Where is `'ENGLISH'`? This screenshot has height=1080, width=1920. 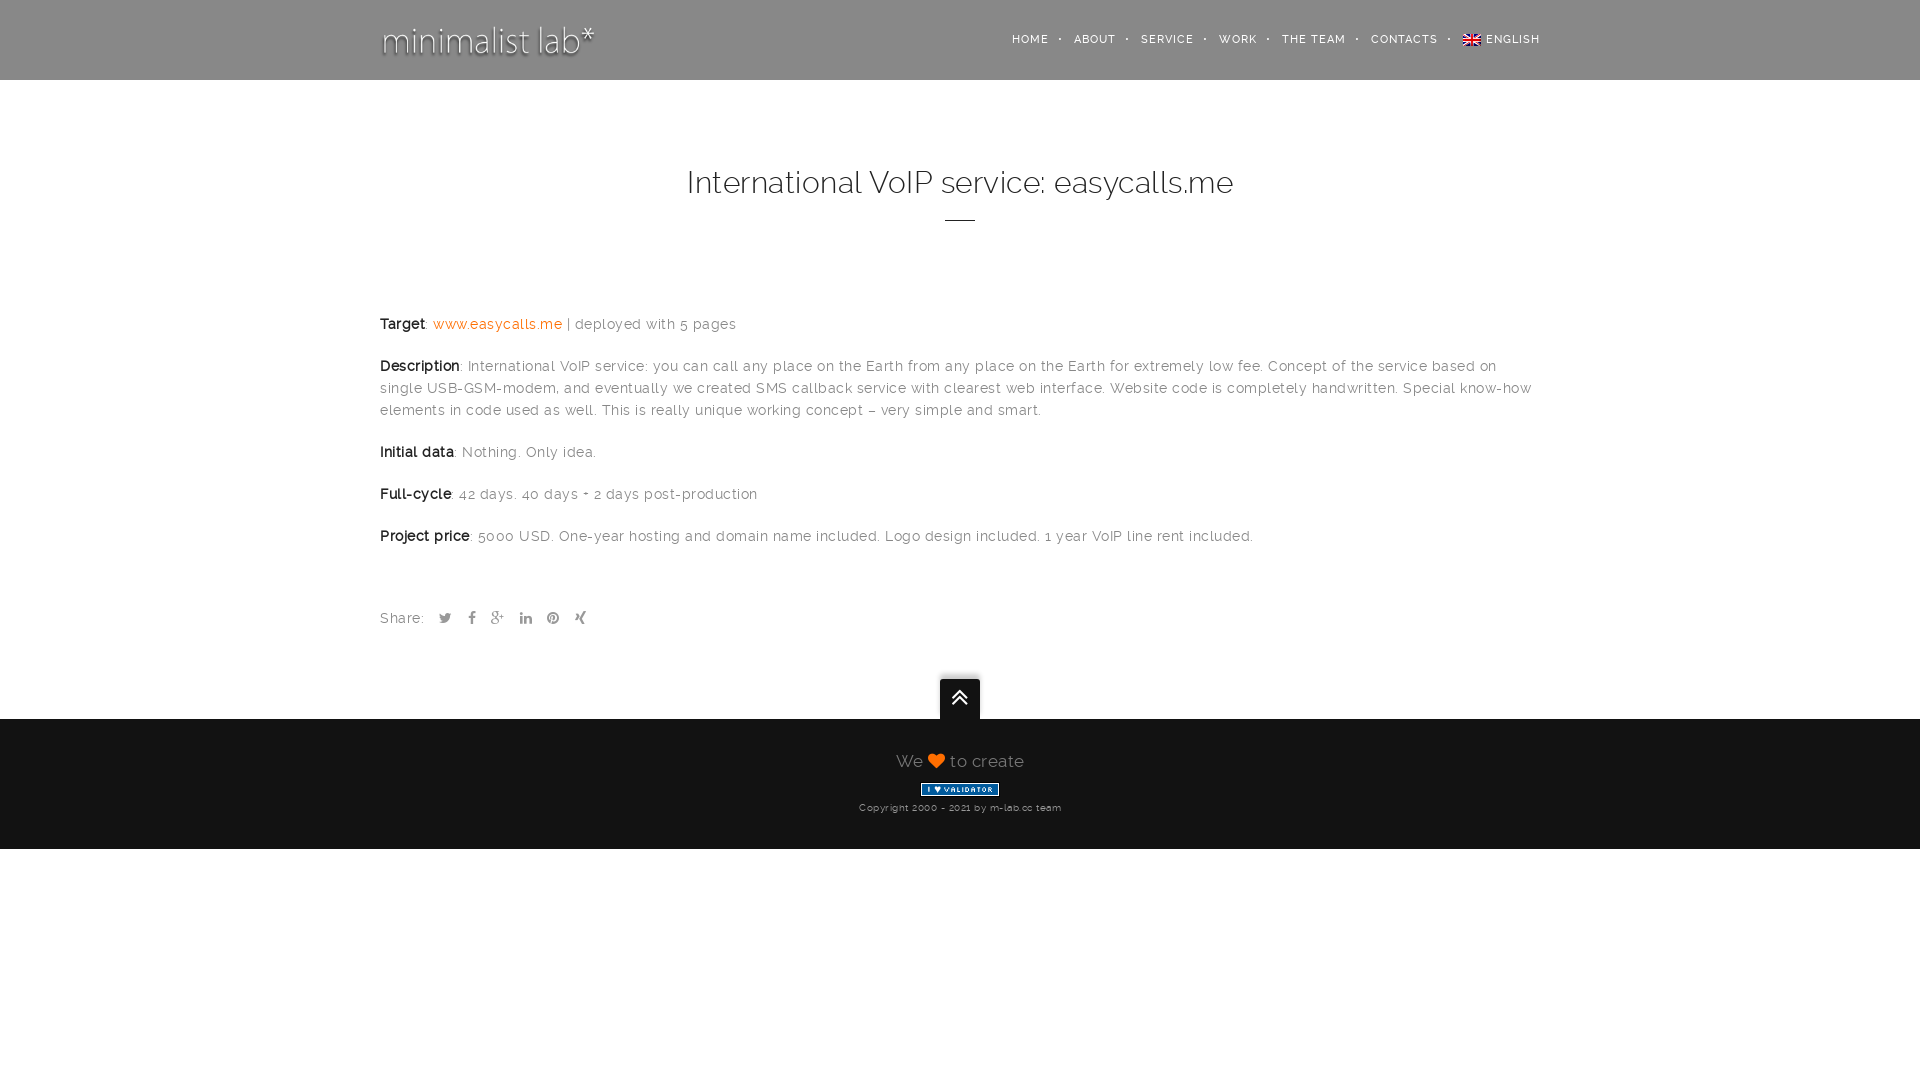
'ENGLISH' is located at coordinates (1488, 39).